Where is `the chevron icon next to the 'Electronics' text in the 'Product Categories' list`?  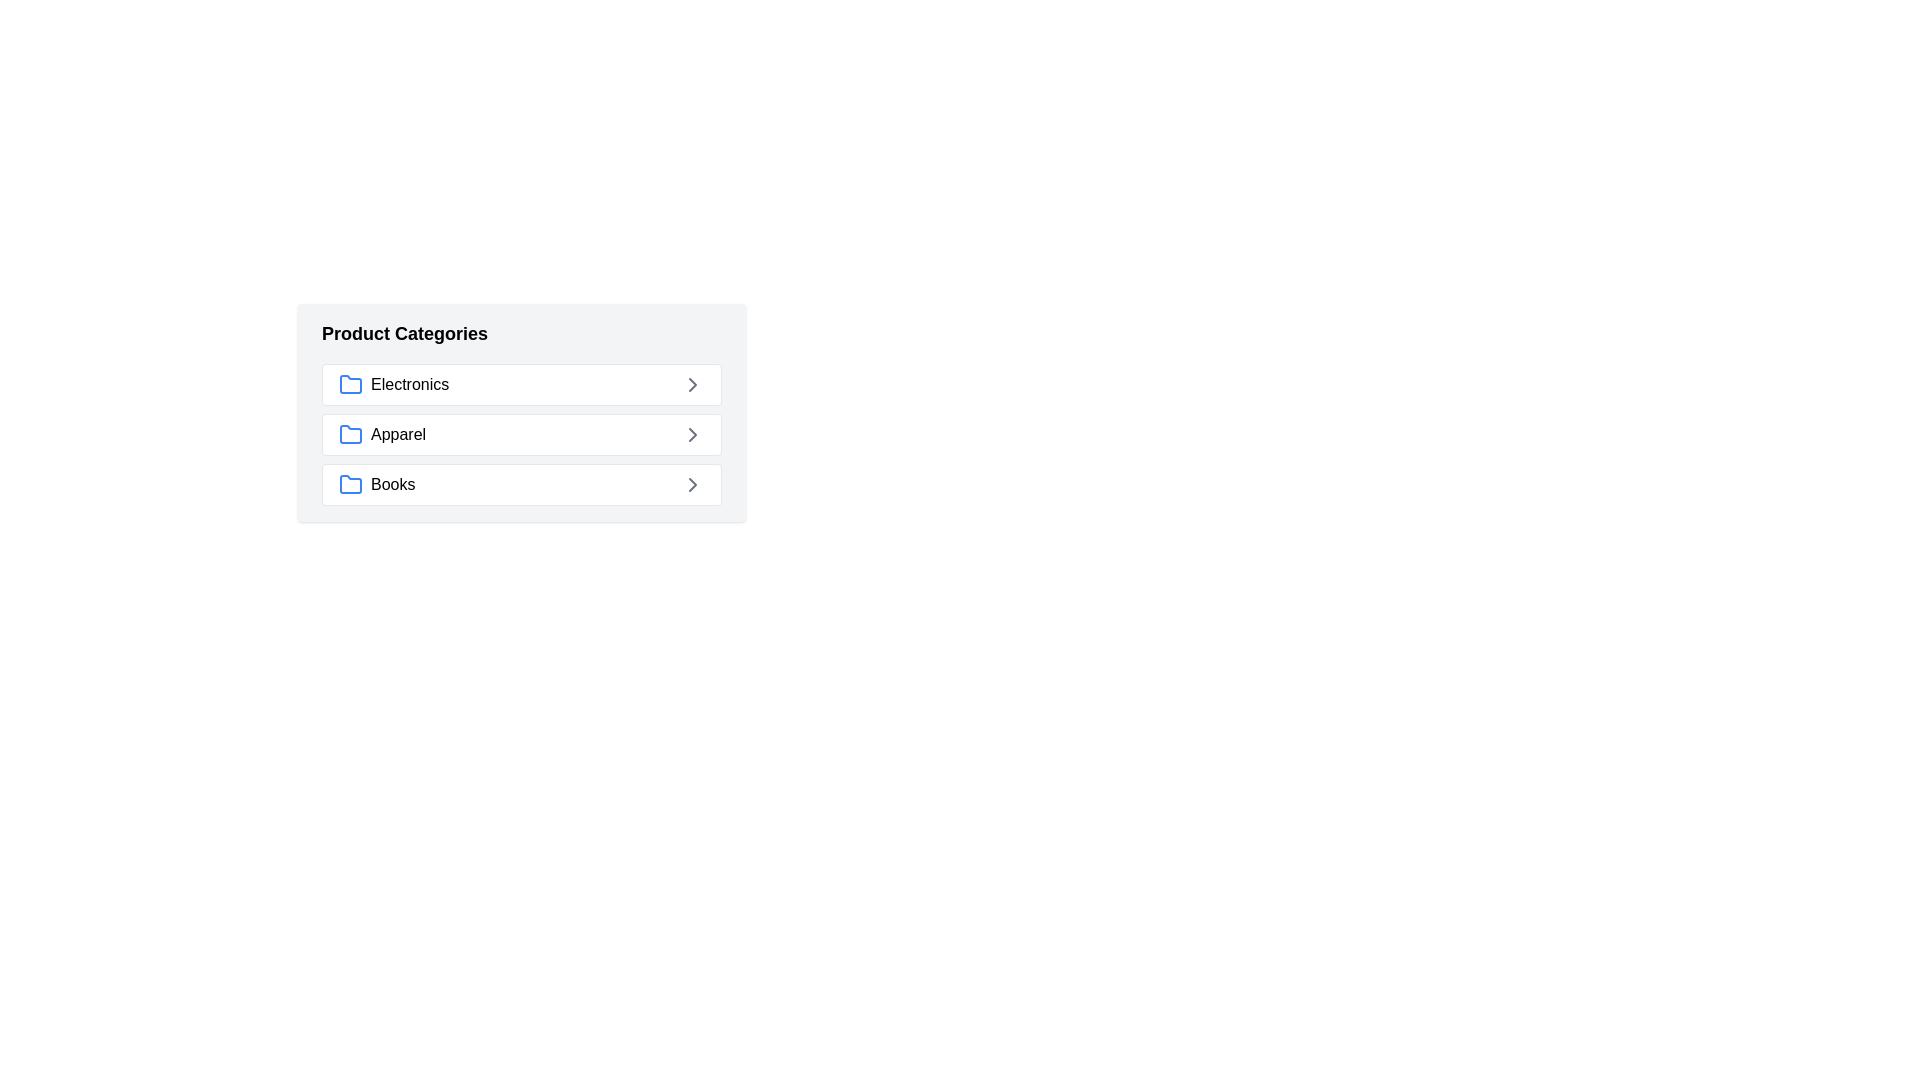 the chevron icon next to the 'Electronics' text in the 'Product Categories' list is located at coordinates (692, 385).